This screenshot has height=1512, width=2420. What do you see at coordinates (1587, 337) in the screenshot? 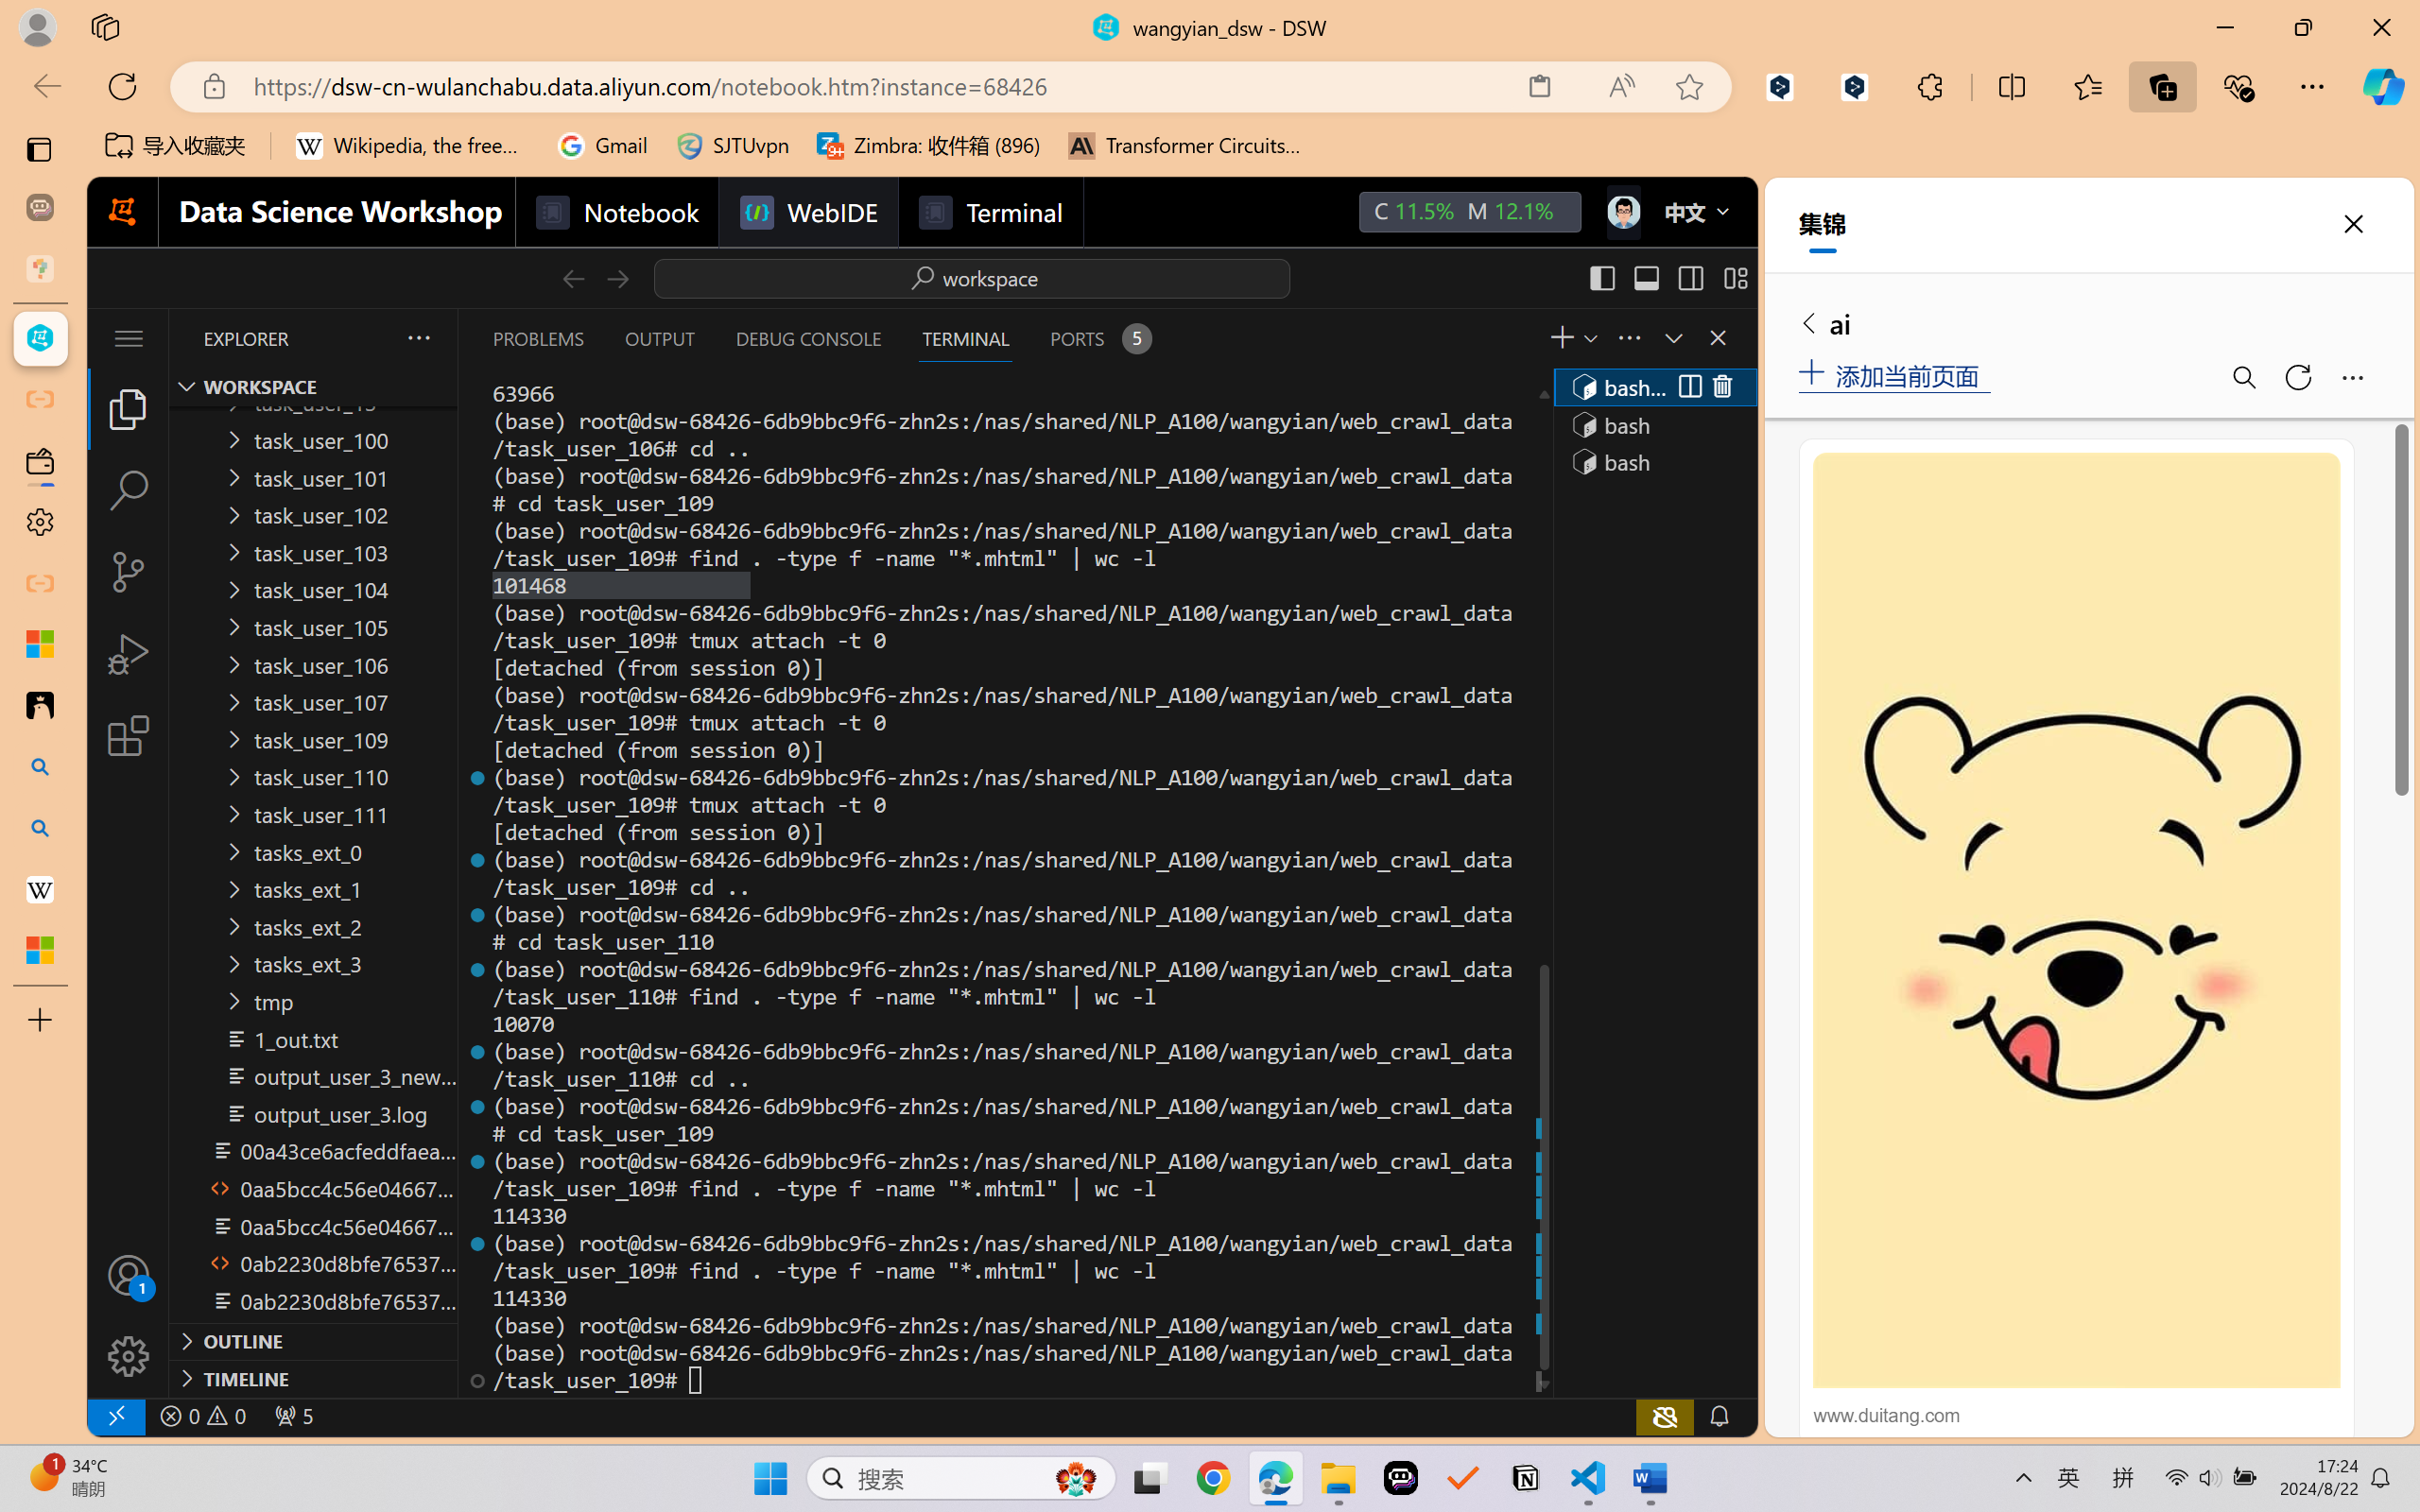
I see `'Launch Profile...'` at bounding box center [1587, 337].